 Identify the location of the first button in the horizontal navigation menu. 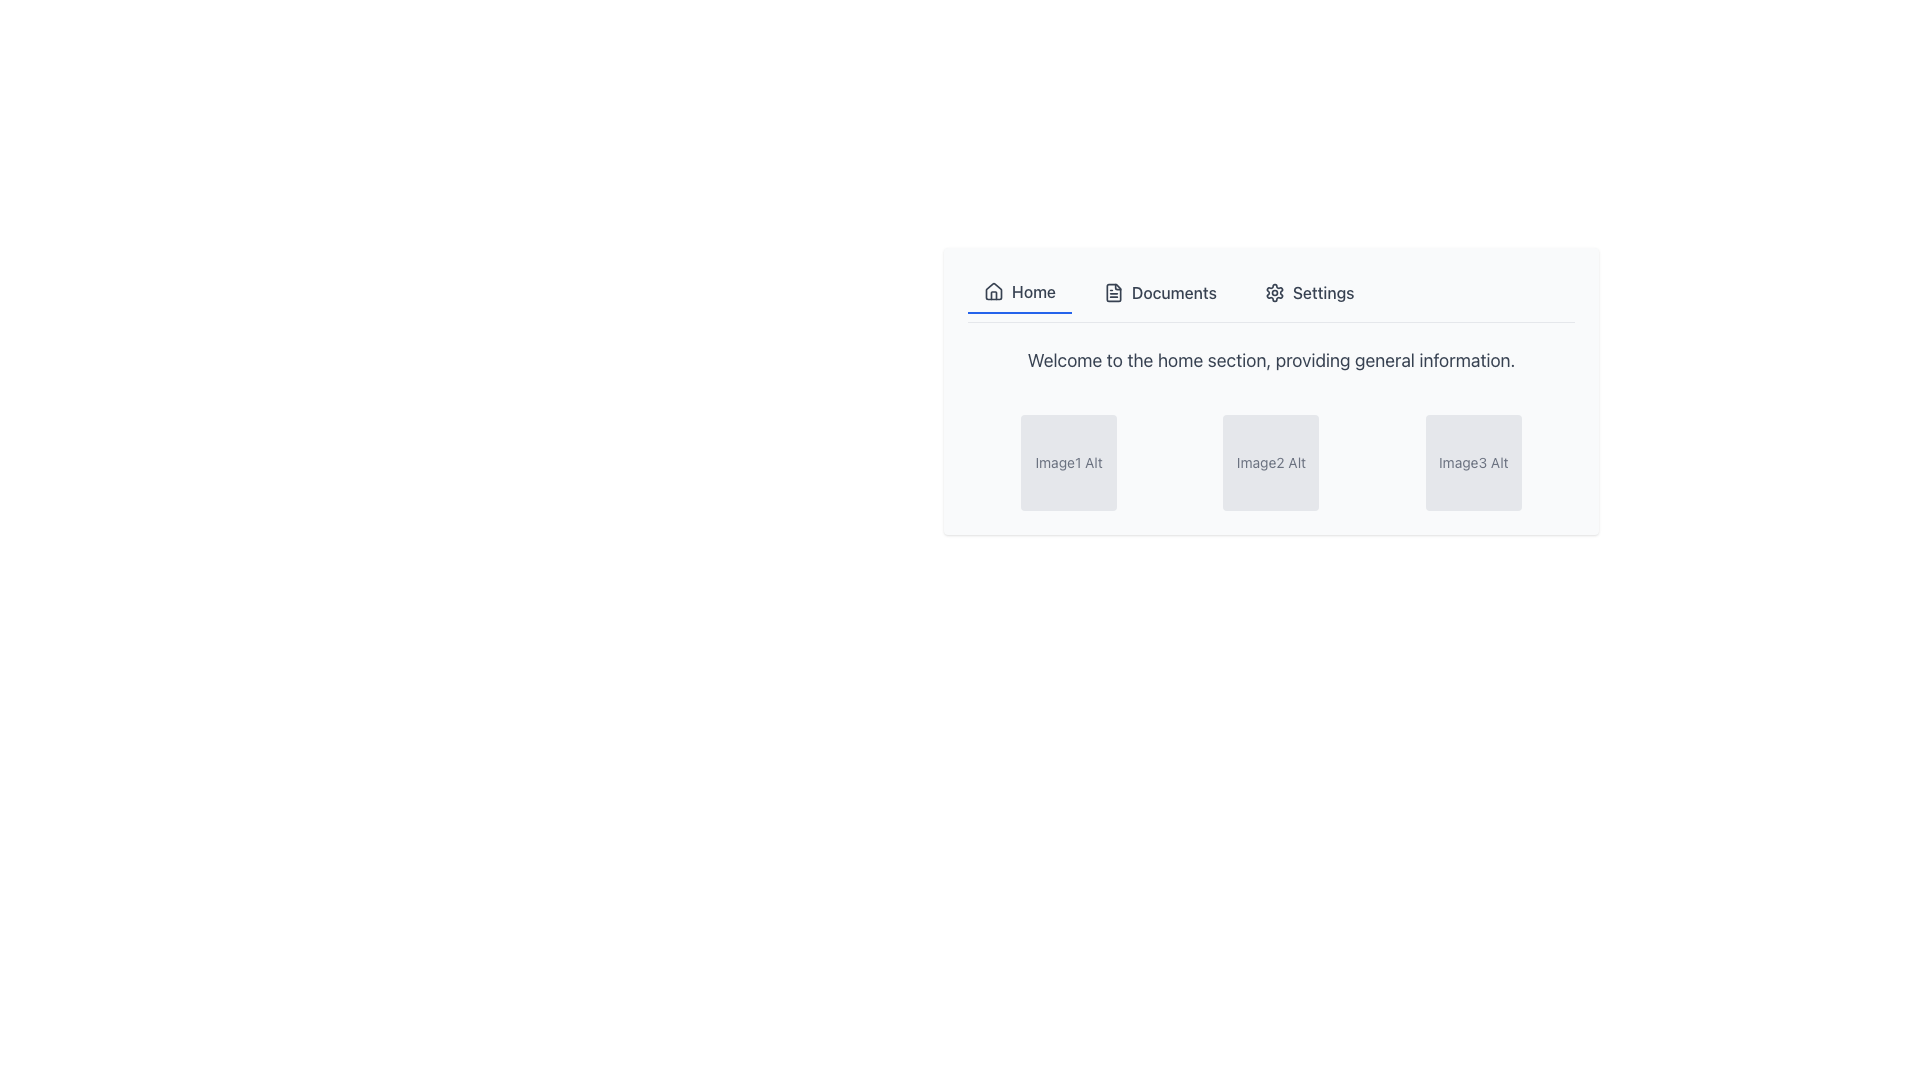
(1019, 293).